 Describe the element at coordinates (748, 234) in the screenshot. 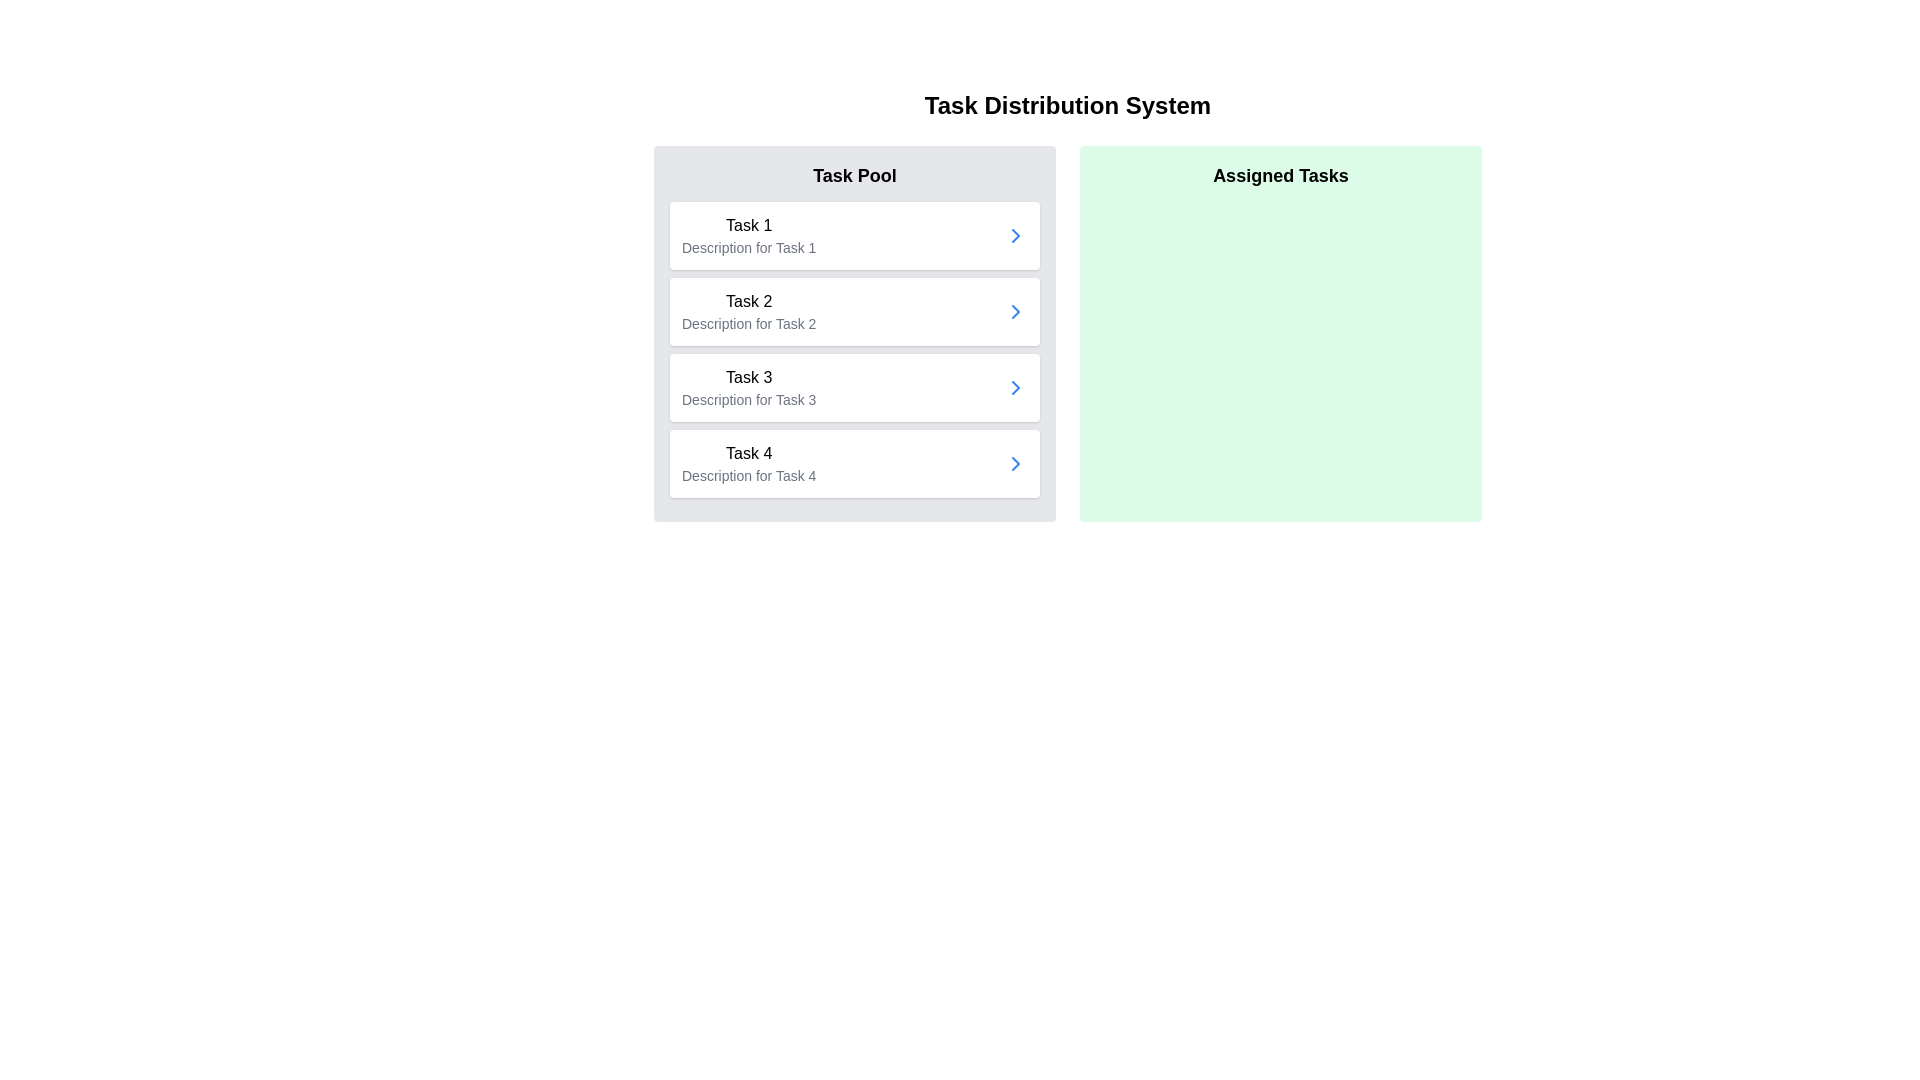

I see `the text block titled 'Task 1' which contains the description 'Description for Task 1' located at the upper left of the 'Task Pool' section` at that location.